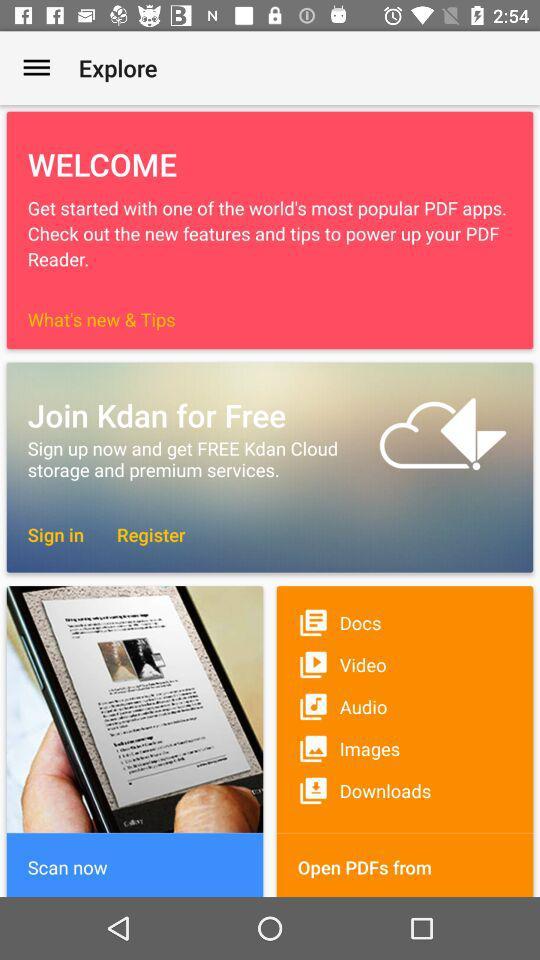 This screenshot has height=960, width=540. What do you see at coordinates (140, 533) in the screenshot?
I see `the register item` at bounding box center [140, 533].